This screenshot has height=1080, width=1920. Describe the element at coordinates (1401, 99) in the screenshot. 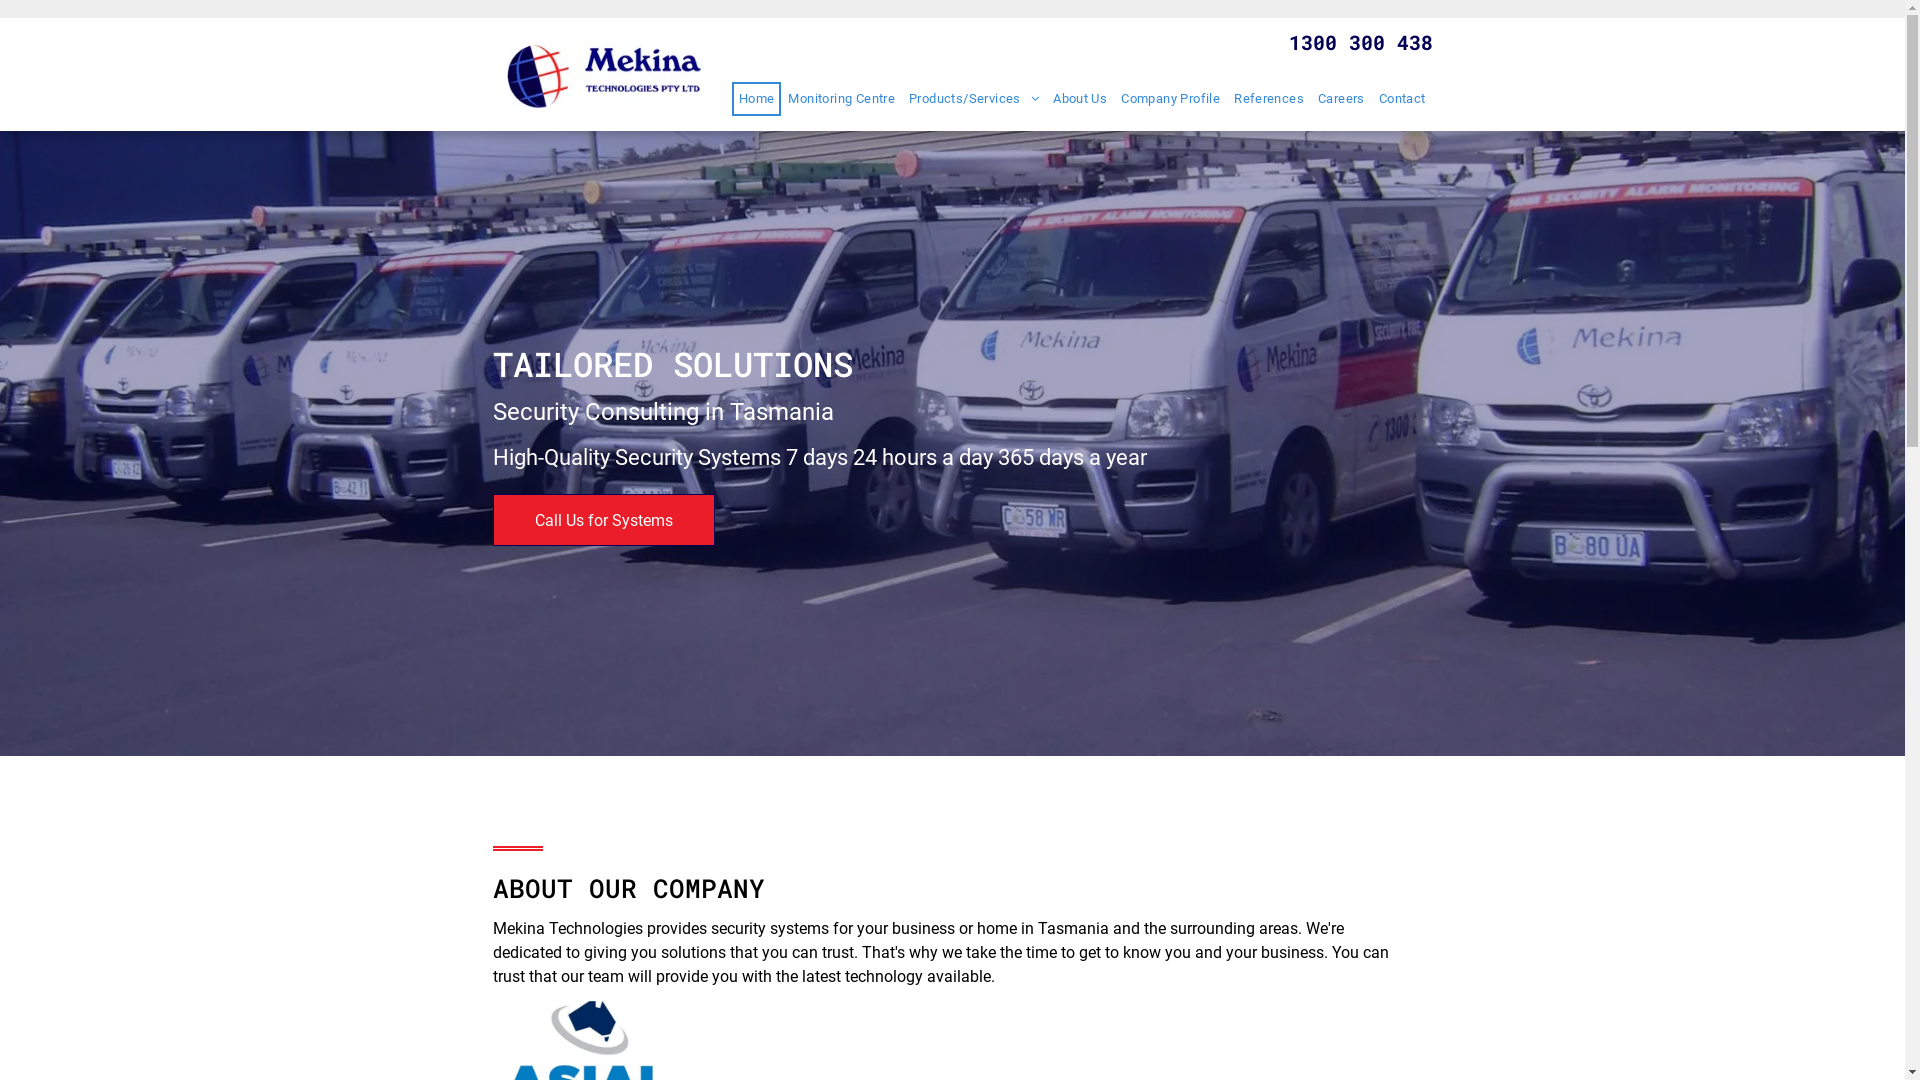

I see `'Contact'` at that location.